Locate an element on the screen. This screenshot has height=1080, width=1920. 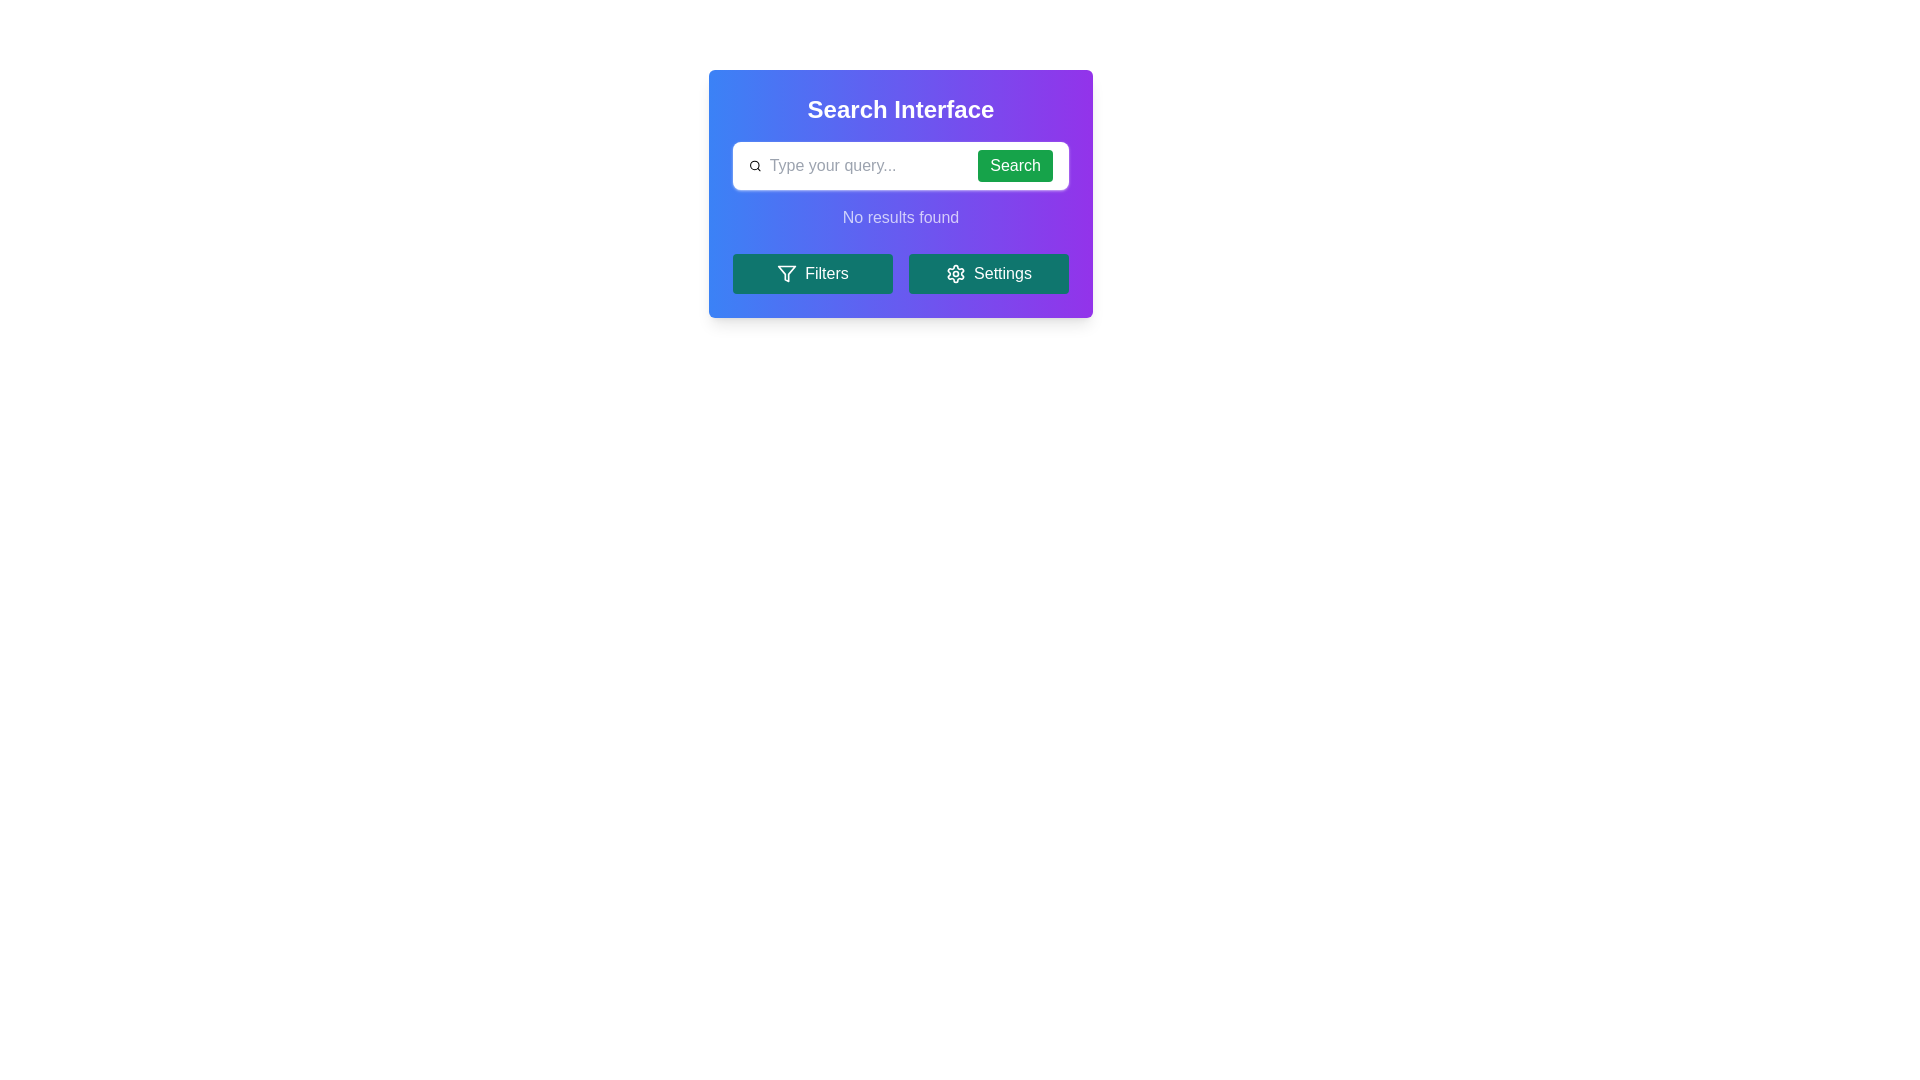
the filter icon, shaped like an inverted triangle, located on the teal 'Filters' button is located at coordinates (786, 273).